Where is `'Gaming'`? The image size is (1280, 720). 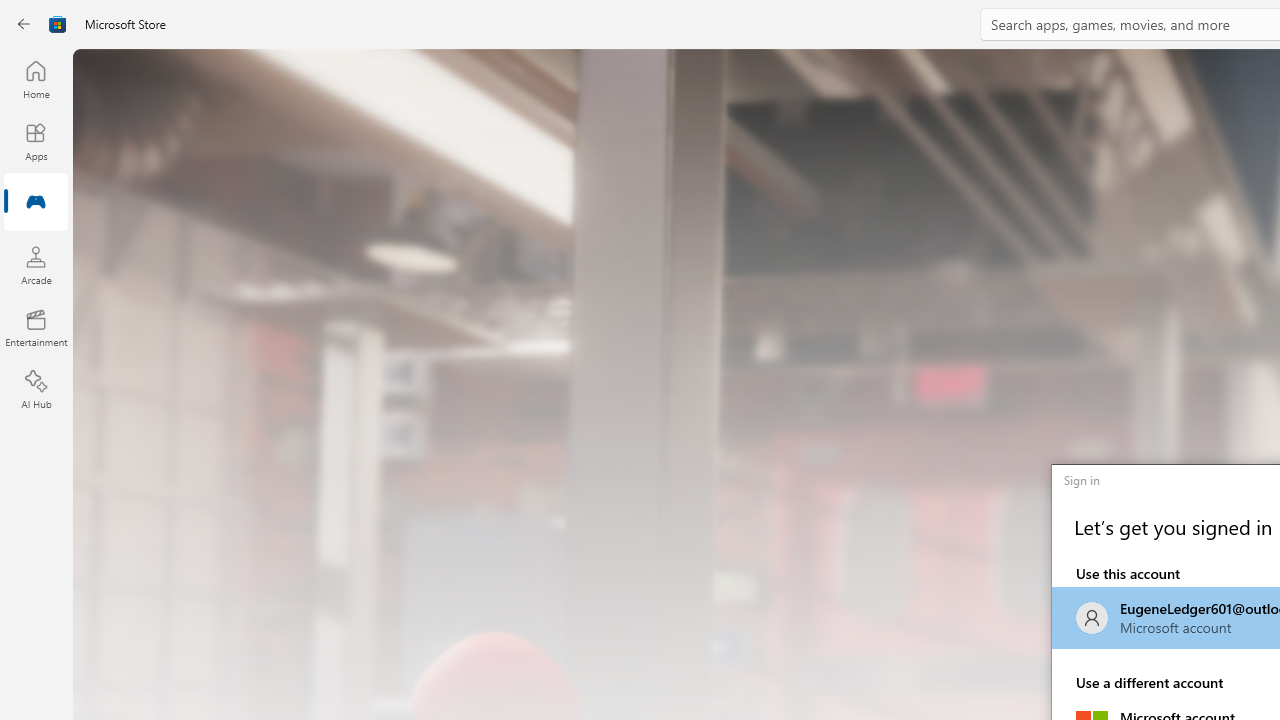
'Gaming' is located at coordinates (35, 203).